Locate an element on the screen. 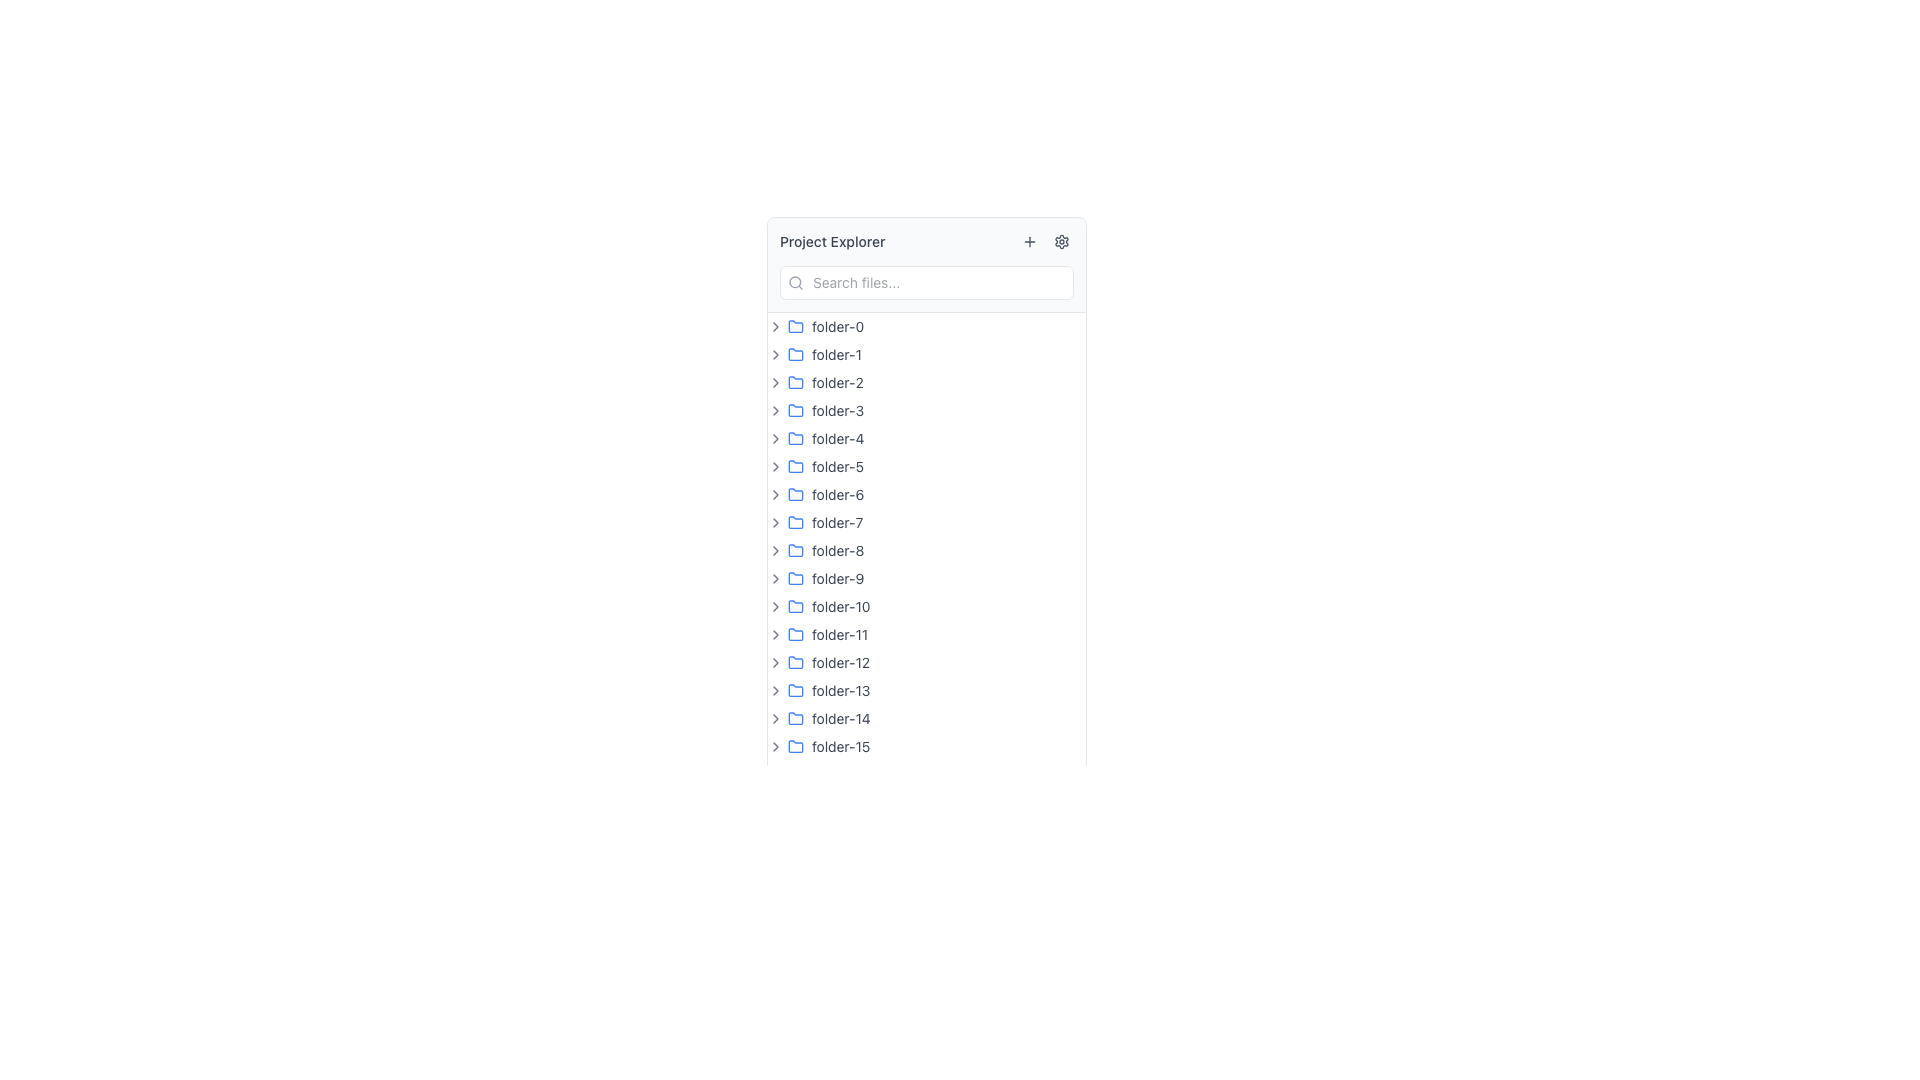  the blue folder icon in the Project Explorer section, specifically located next to the label 'folder-4' is located at coordinates (795, 437).